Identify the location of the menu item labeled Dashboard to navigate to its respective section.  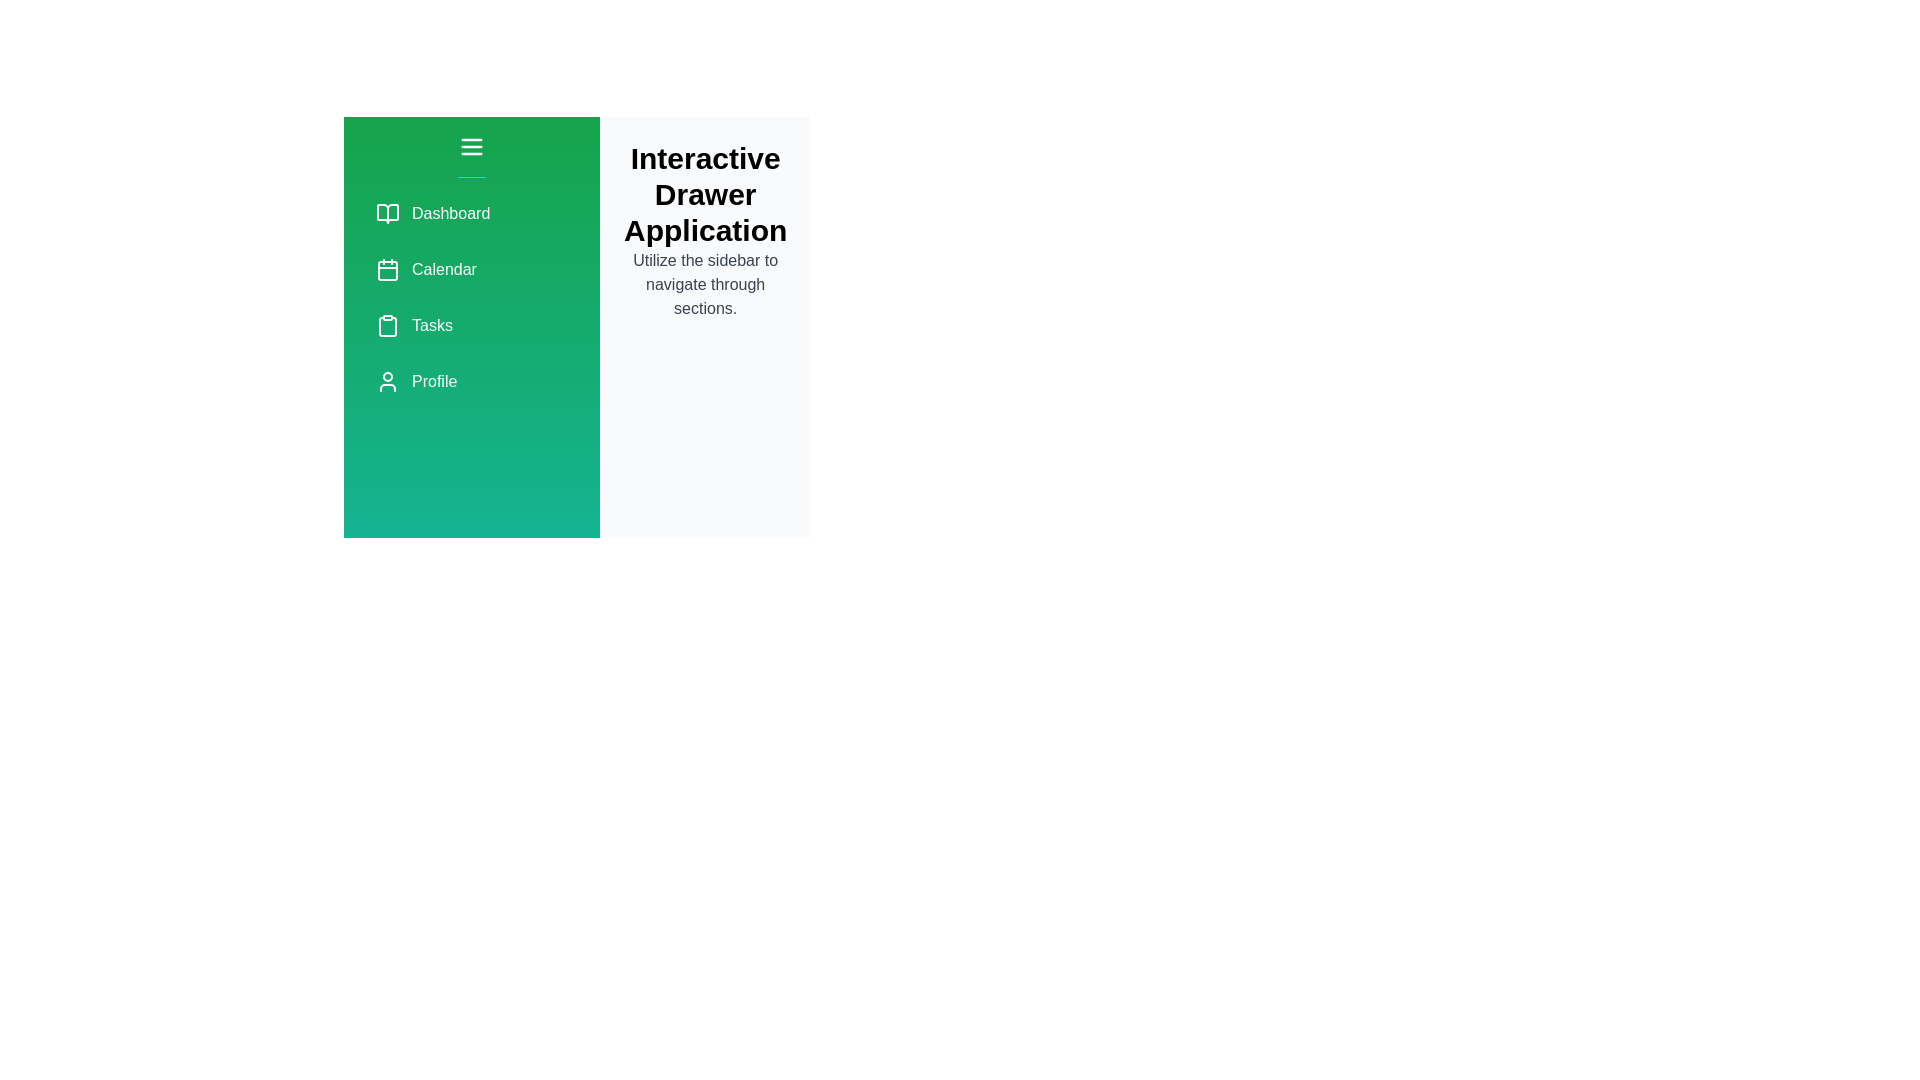
(470, 213).